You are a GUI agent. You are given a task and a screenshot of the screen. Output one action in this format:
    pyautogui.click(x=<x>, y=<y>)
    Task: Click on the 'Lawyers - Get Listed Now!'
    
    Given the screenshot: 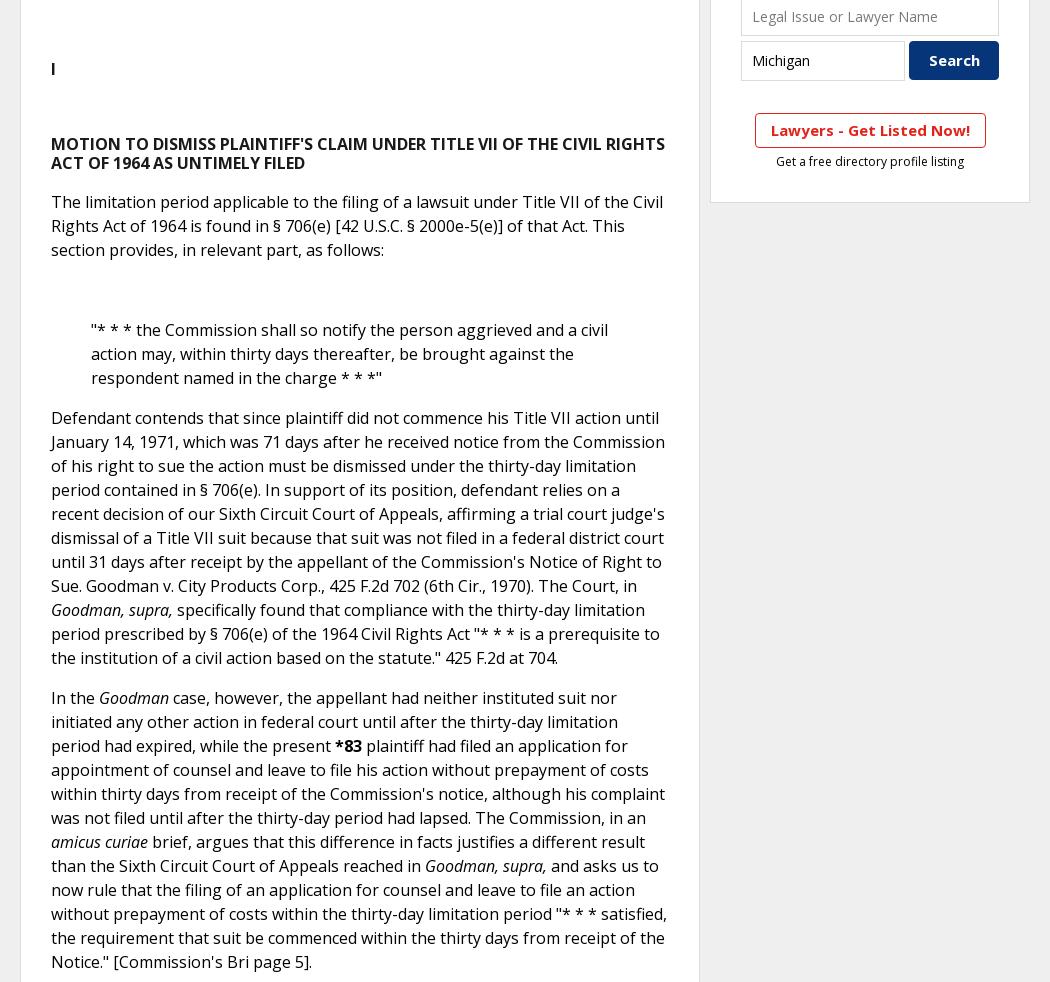 What is the action you would take?
    pyautogui.click(x=868, y=128)
    